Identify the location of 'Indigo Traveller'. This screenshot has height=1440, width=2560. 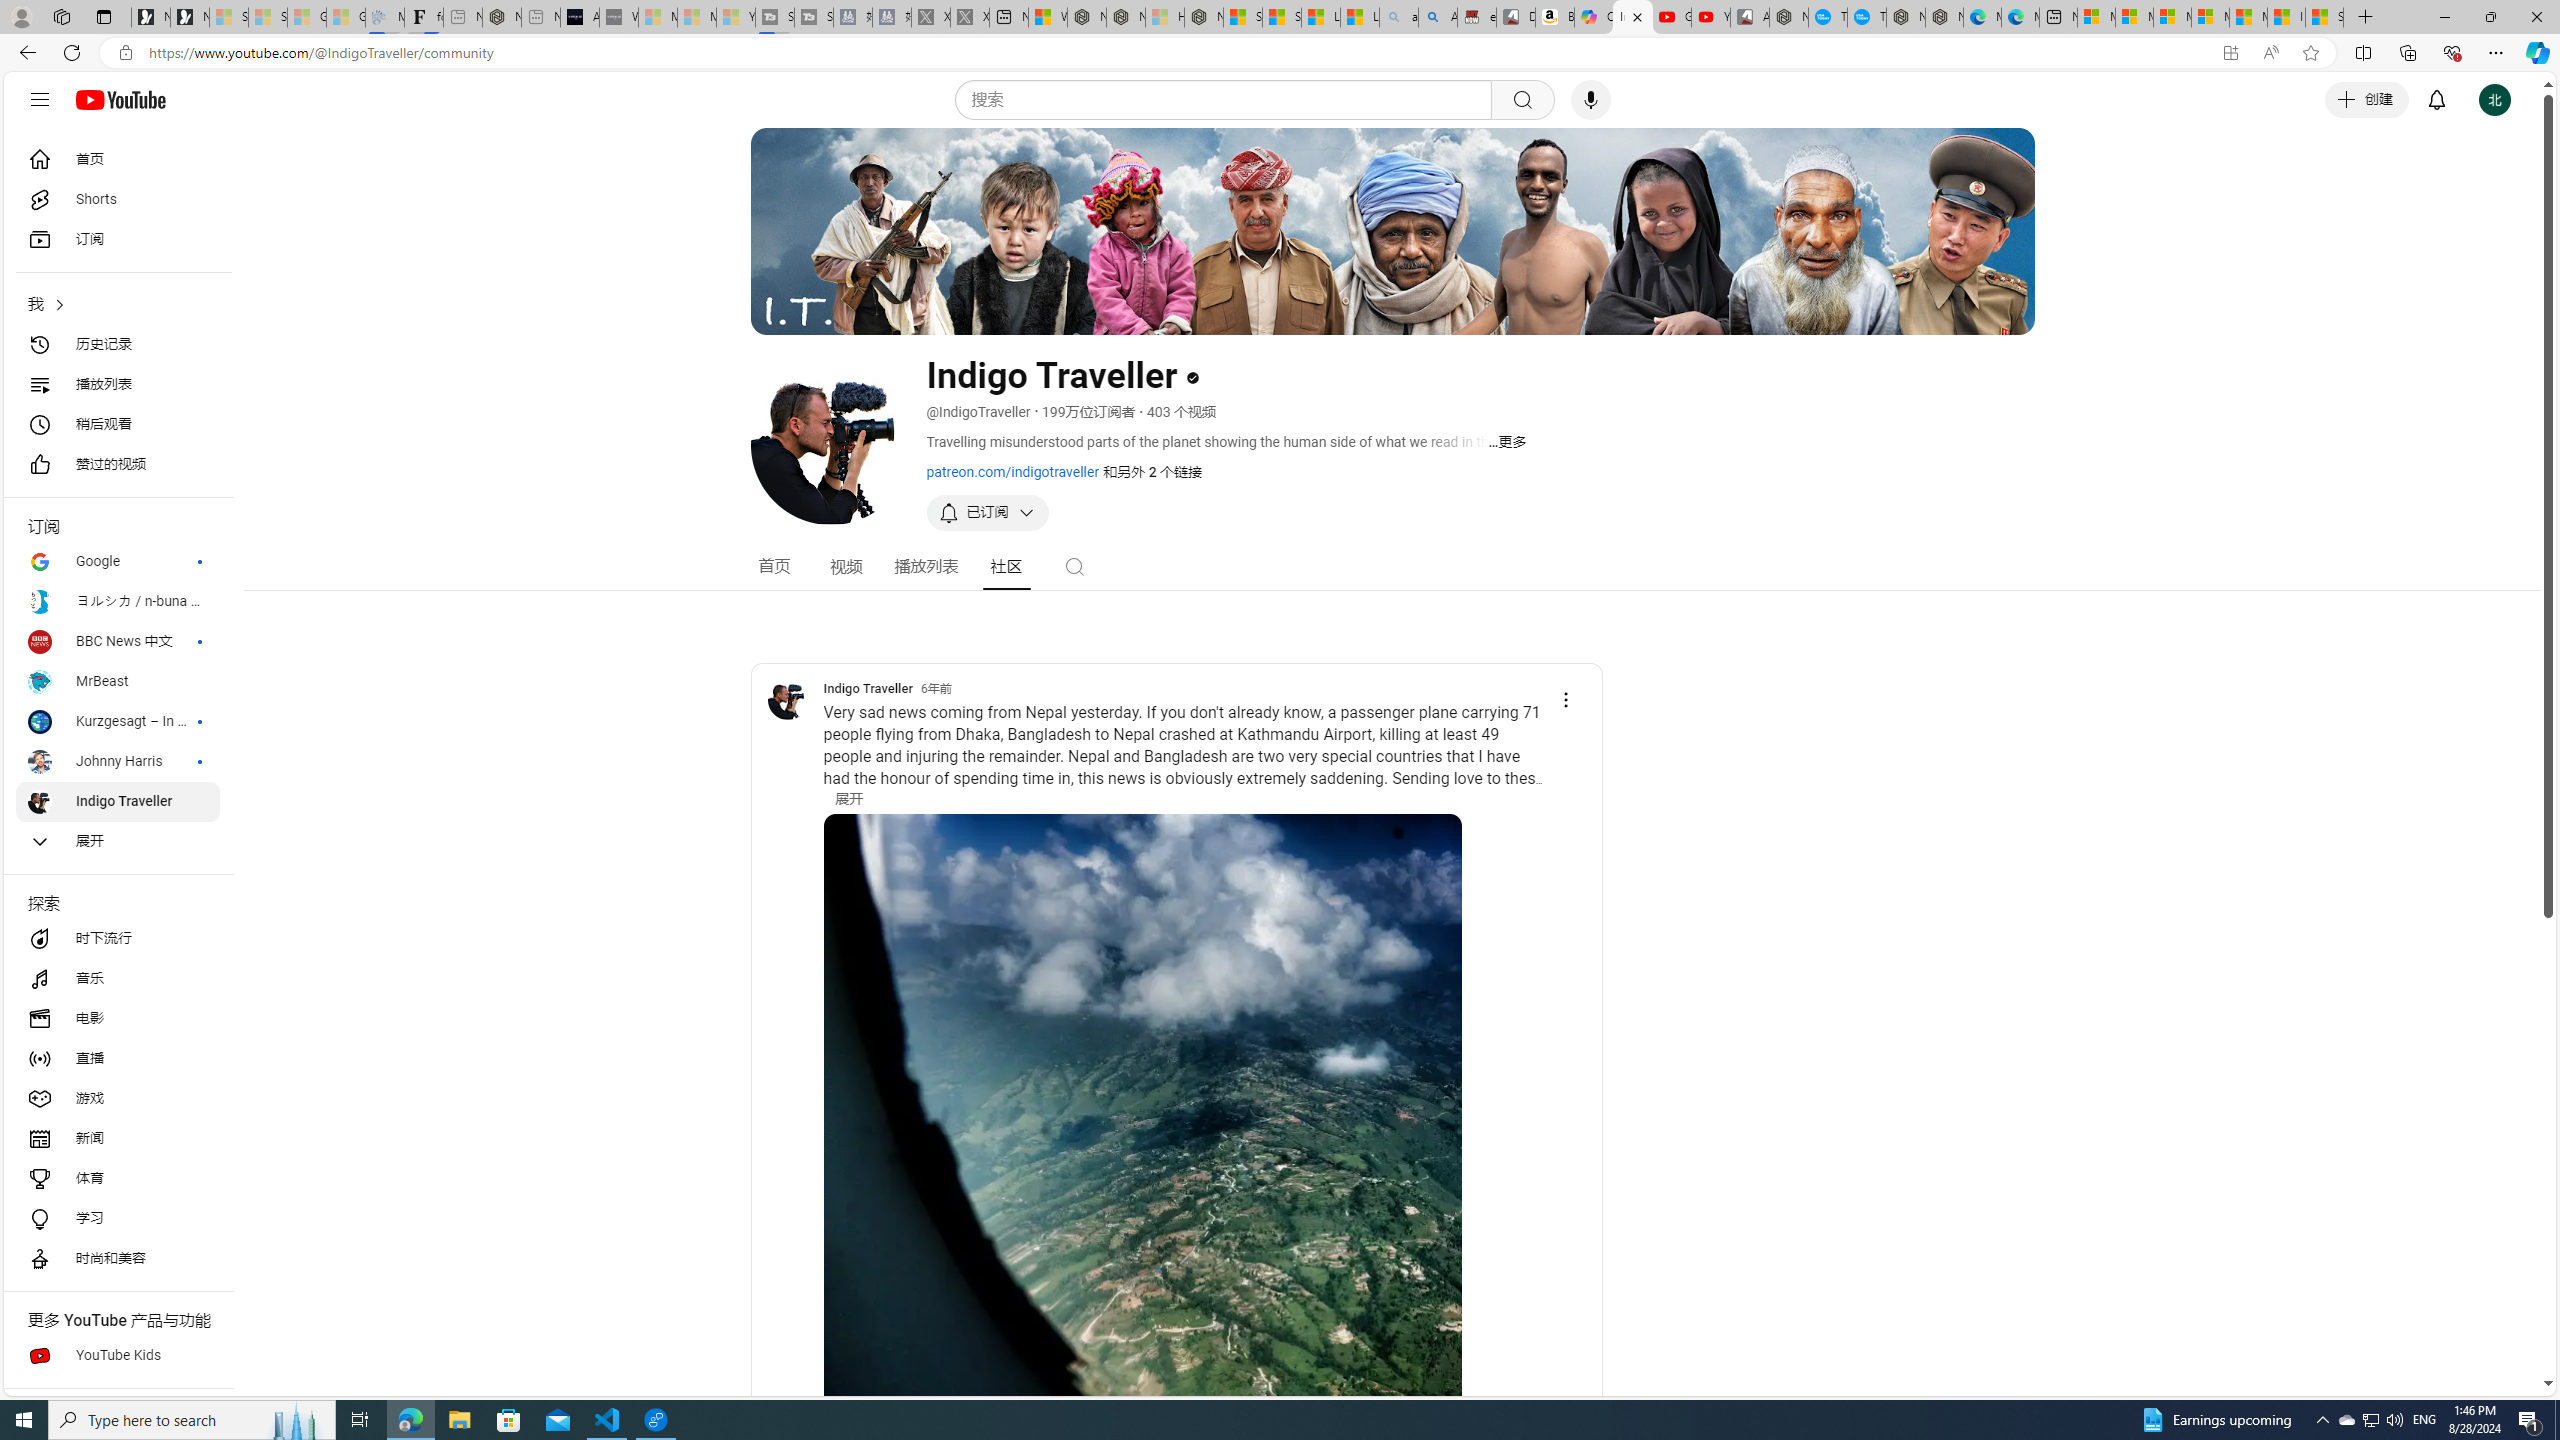
(787, 698).